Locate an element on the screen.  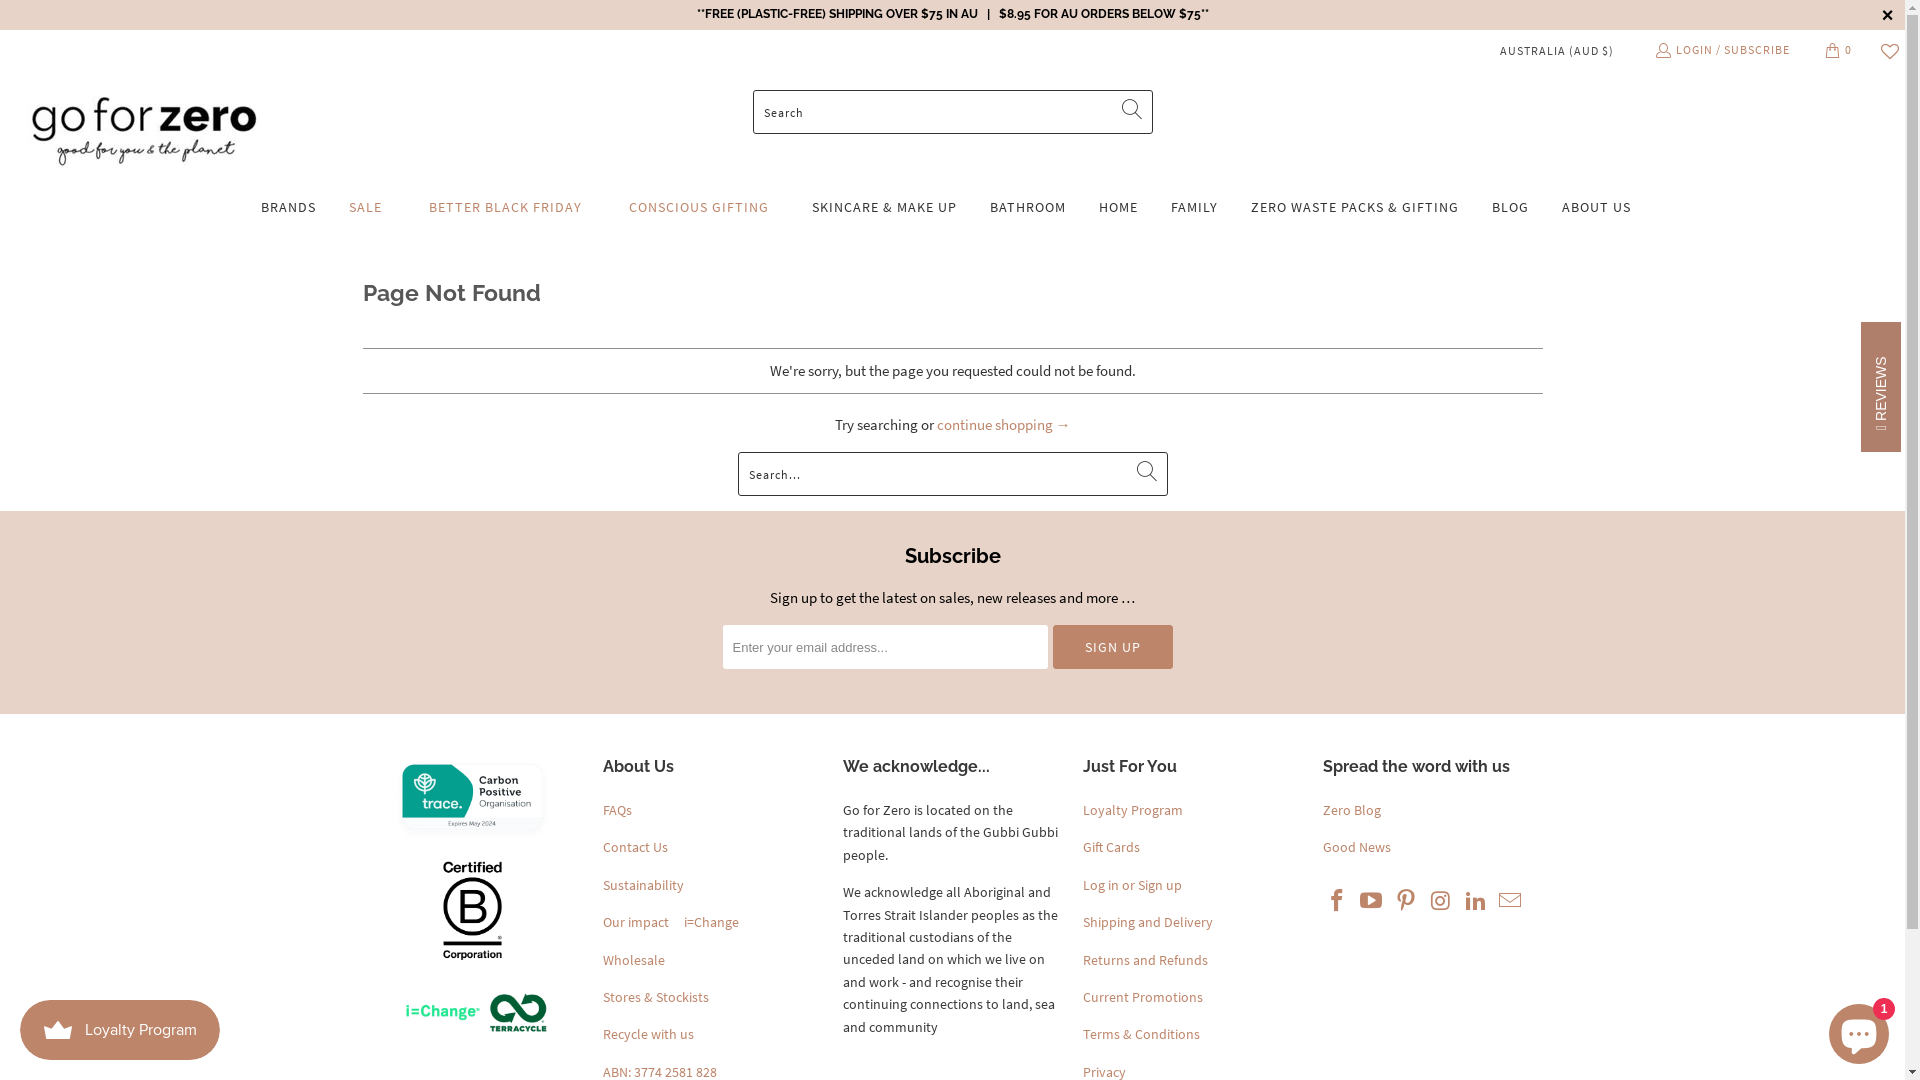
'FAQs' is located at coordinates (615, 810).